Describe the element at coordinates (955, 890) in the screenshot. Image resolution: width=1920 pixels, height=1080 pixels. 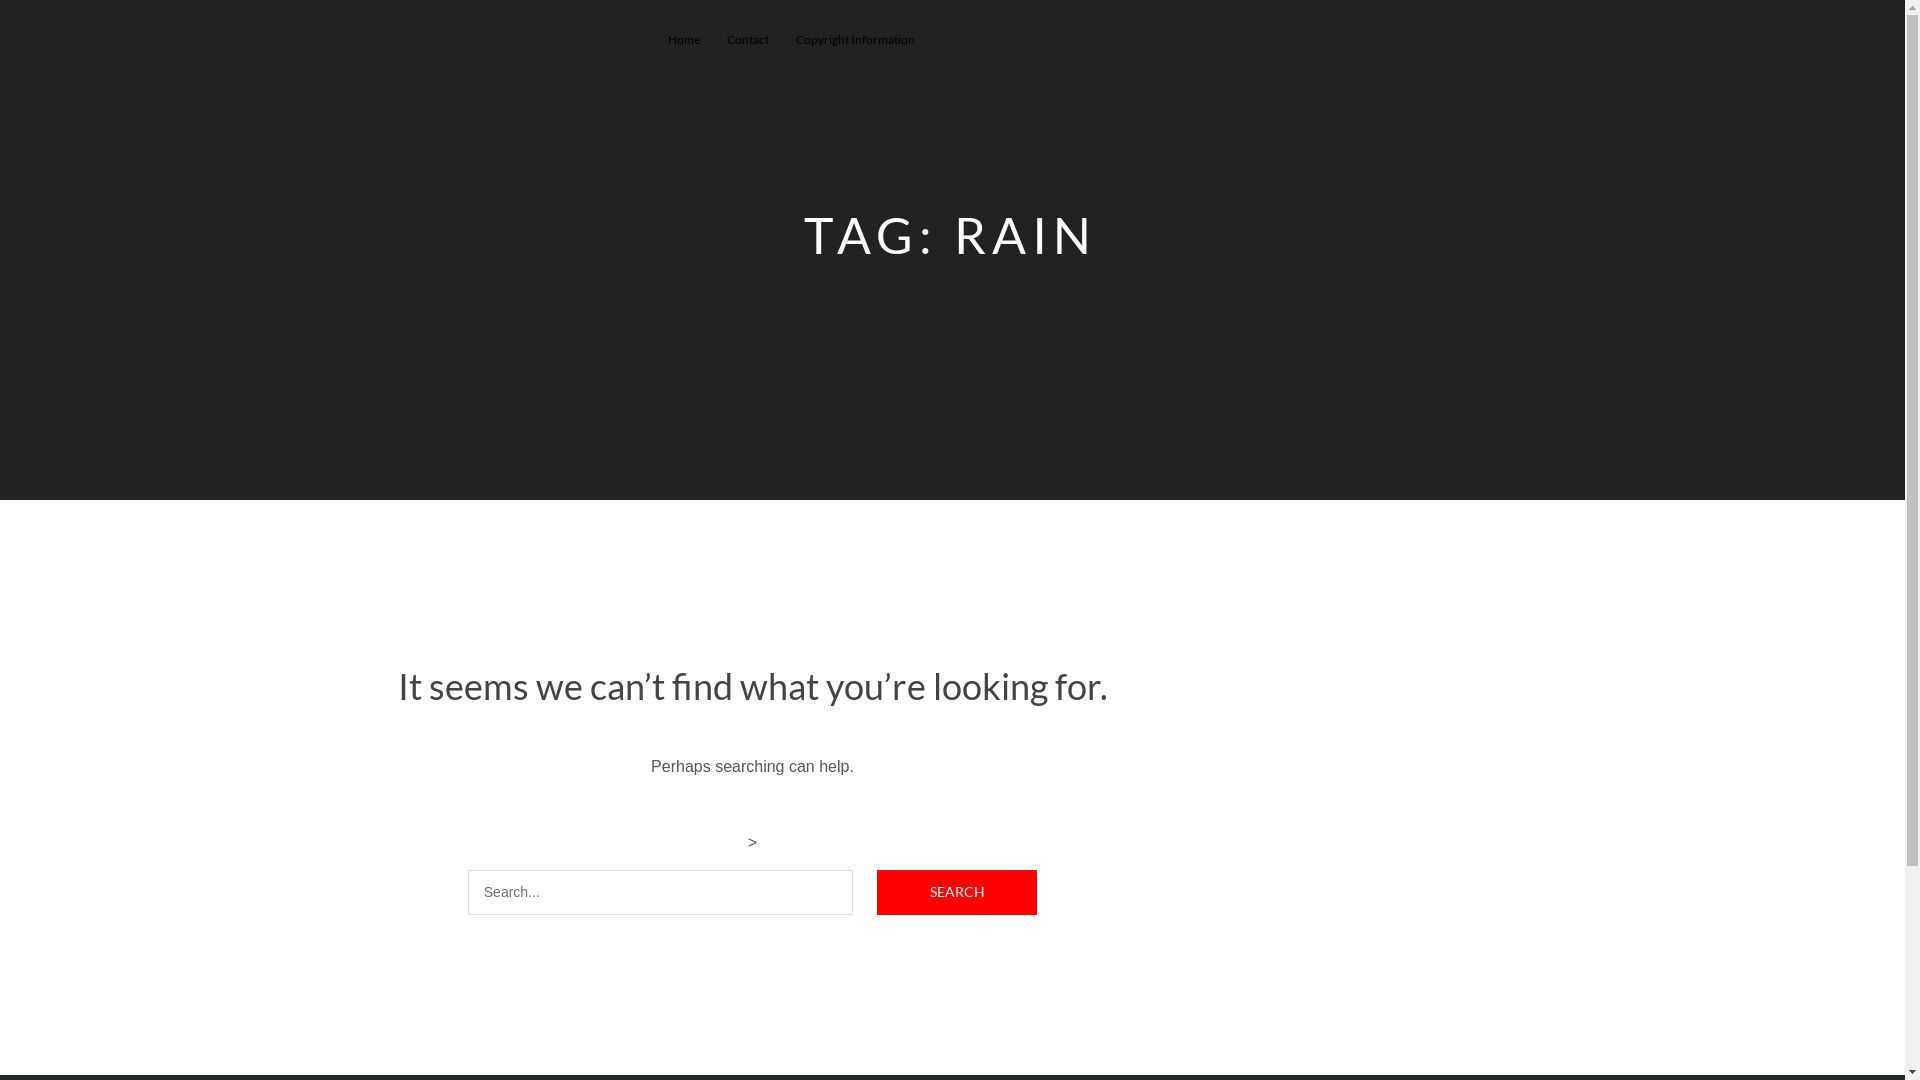
I see `'SEARCH'` at that location.